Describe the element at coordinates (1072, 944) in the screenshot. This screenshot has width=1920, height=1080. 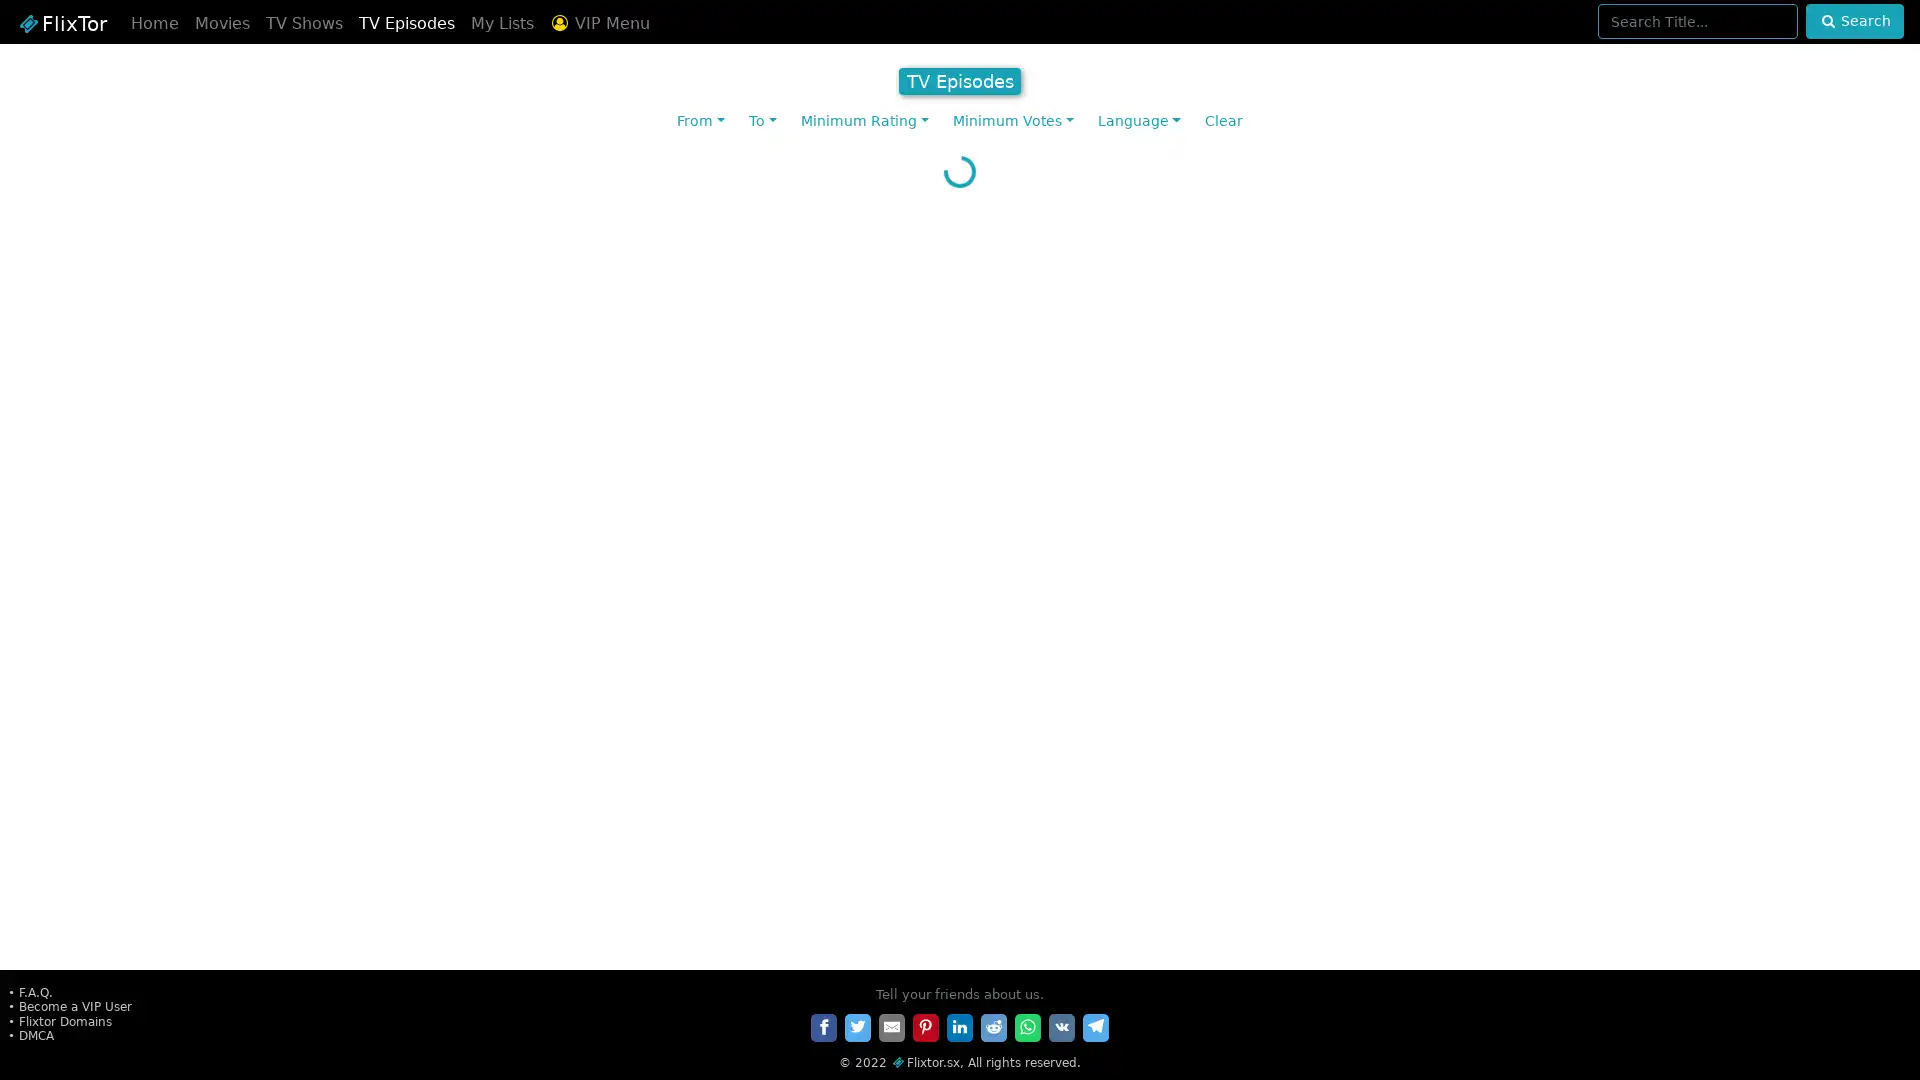
I see `Watch Now` at that location.